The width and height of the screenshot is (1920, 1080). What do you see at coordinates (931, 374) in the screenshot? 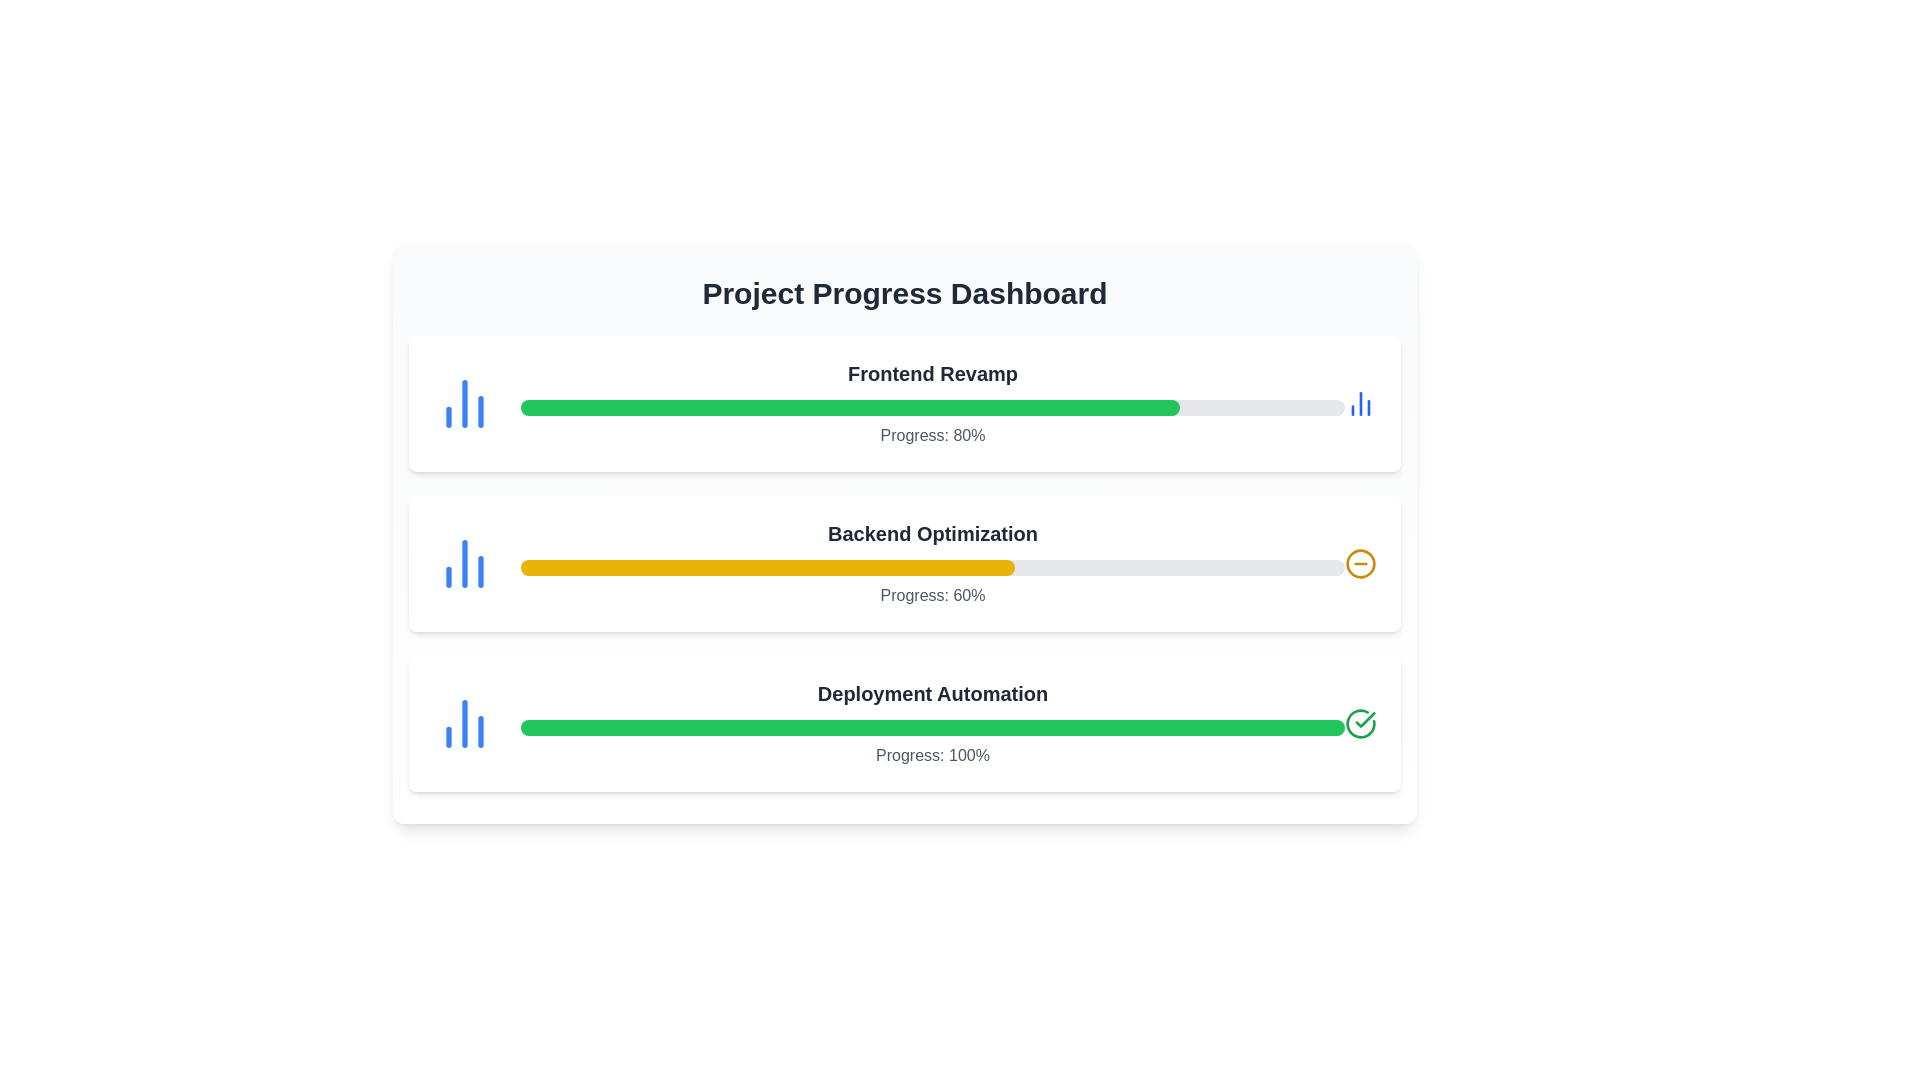
I see `text label that serves as the title or heading for the section, located above the progress bar labeled 'Progress: 80%' in the main content area` at bounding box center [931, 374].